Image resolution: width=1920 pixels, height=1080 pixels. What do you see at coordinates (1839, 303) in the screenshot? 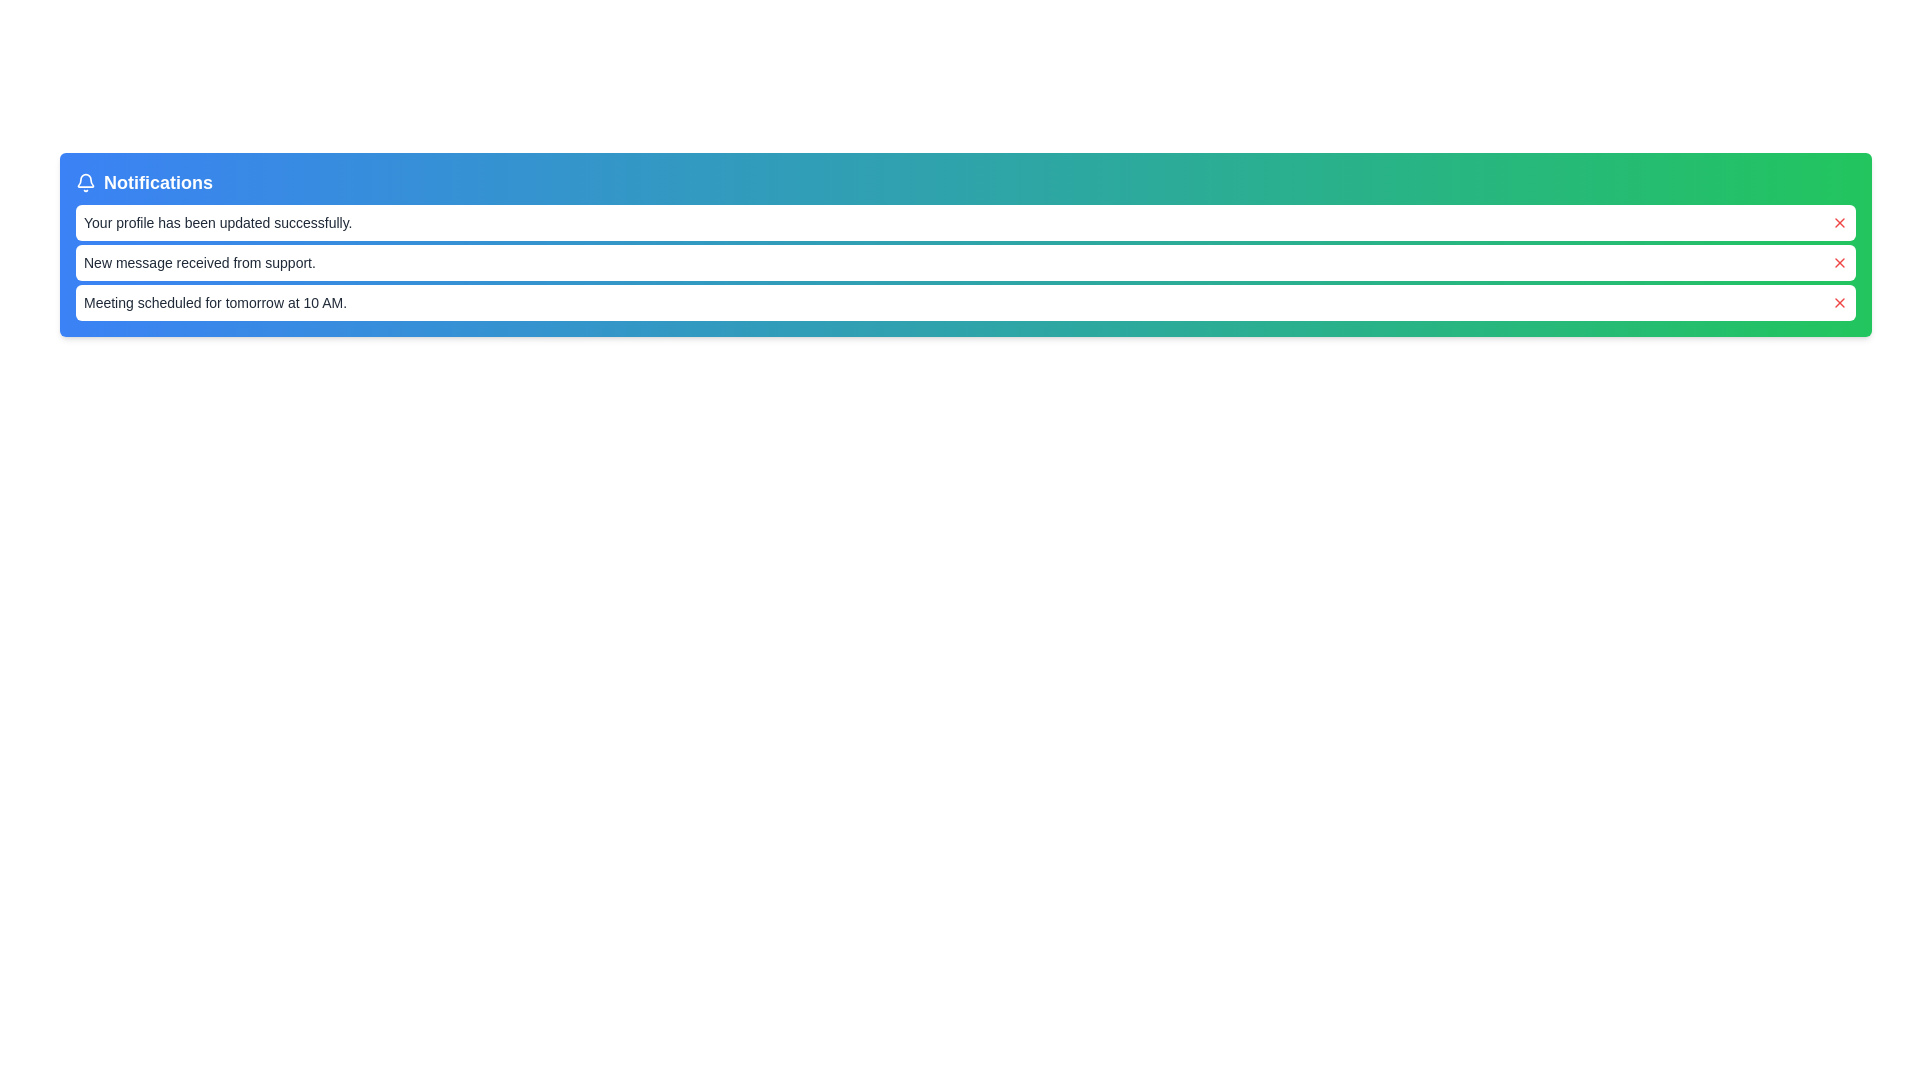
I see `the icon button located on the far right of the notification strip containing the text 'Meeting scheduled for tomorrow at 10 AM.'` at bounding box center [1839, 303].